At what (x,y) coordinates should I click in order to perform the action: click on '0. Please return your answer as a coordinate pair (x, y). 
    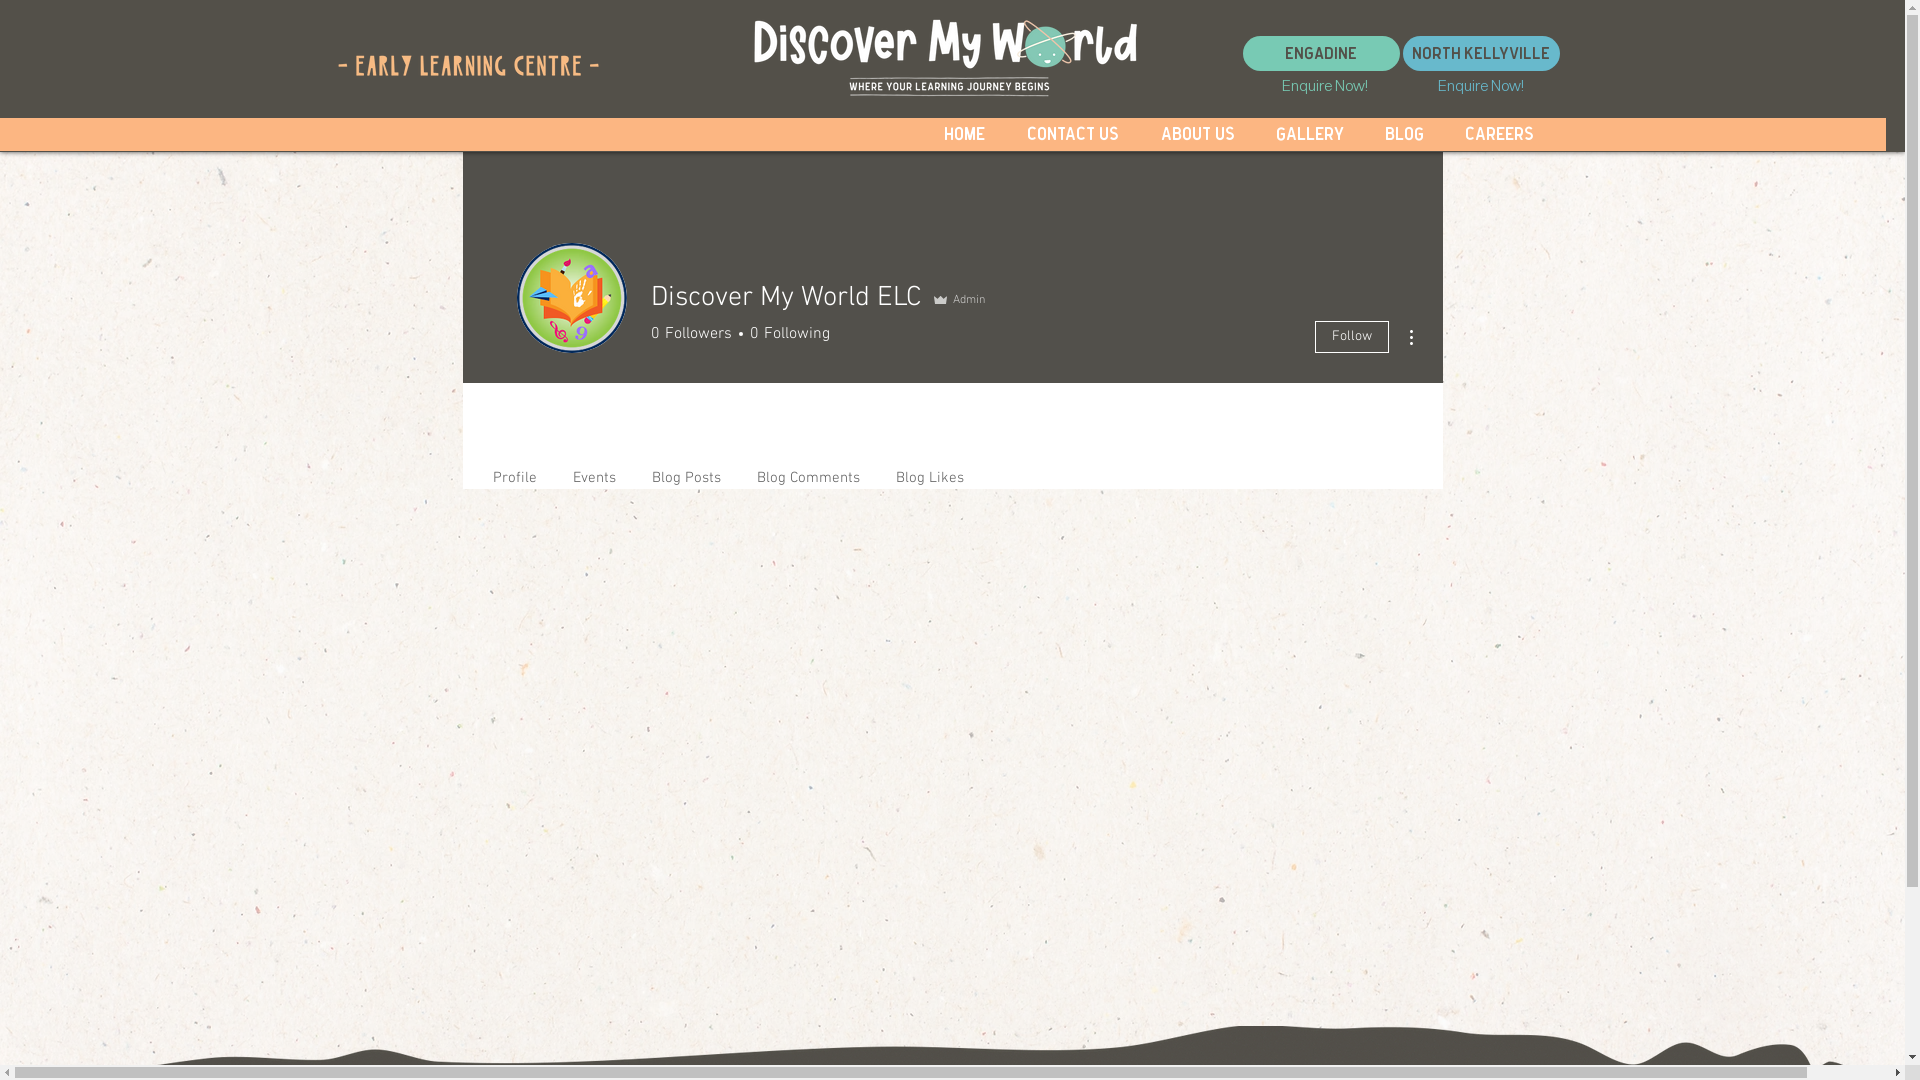
    Looking at the image, I should click on (649, 333).